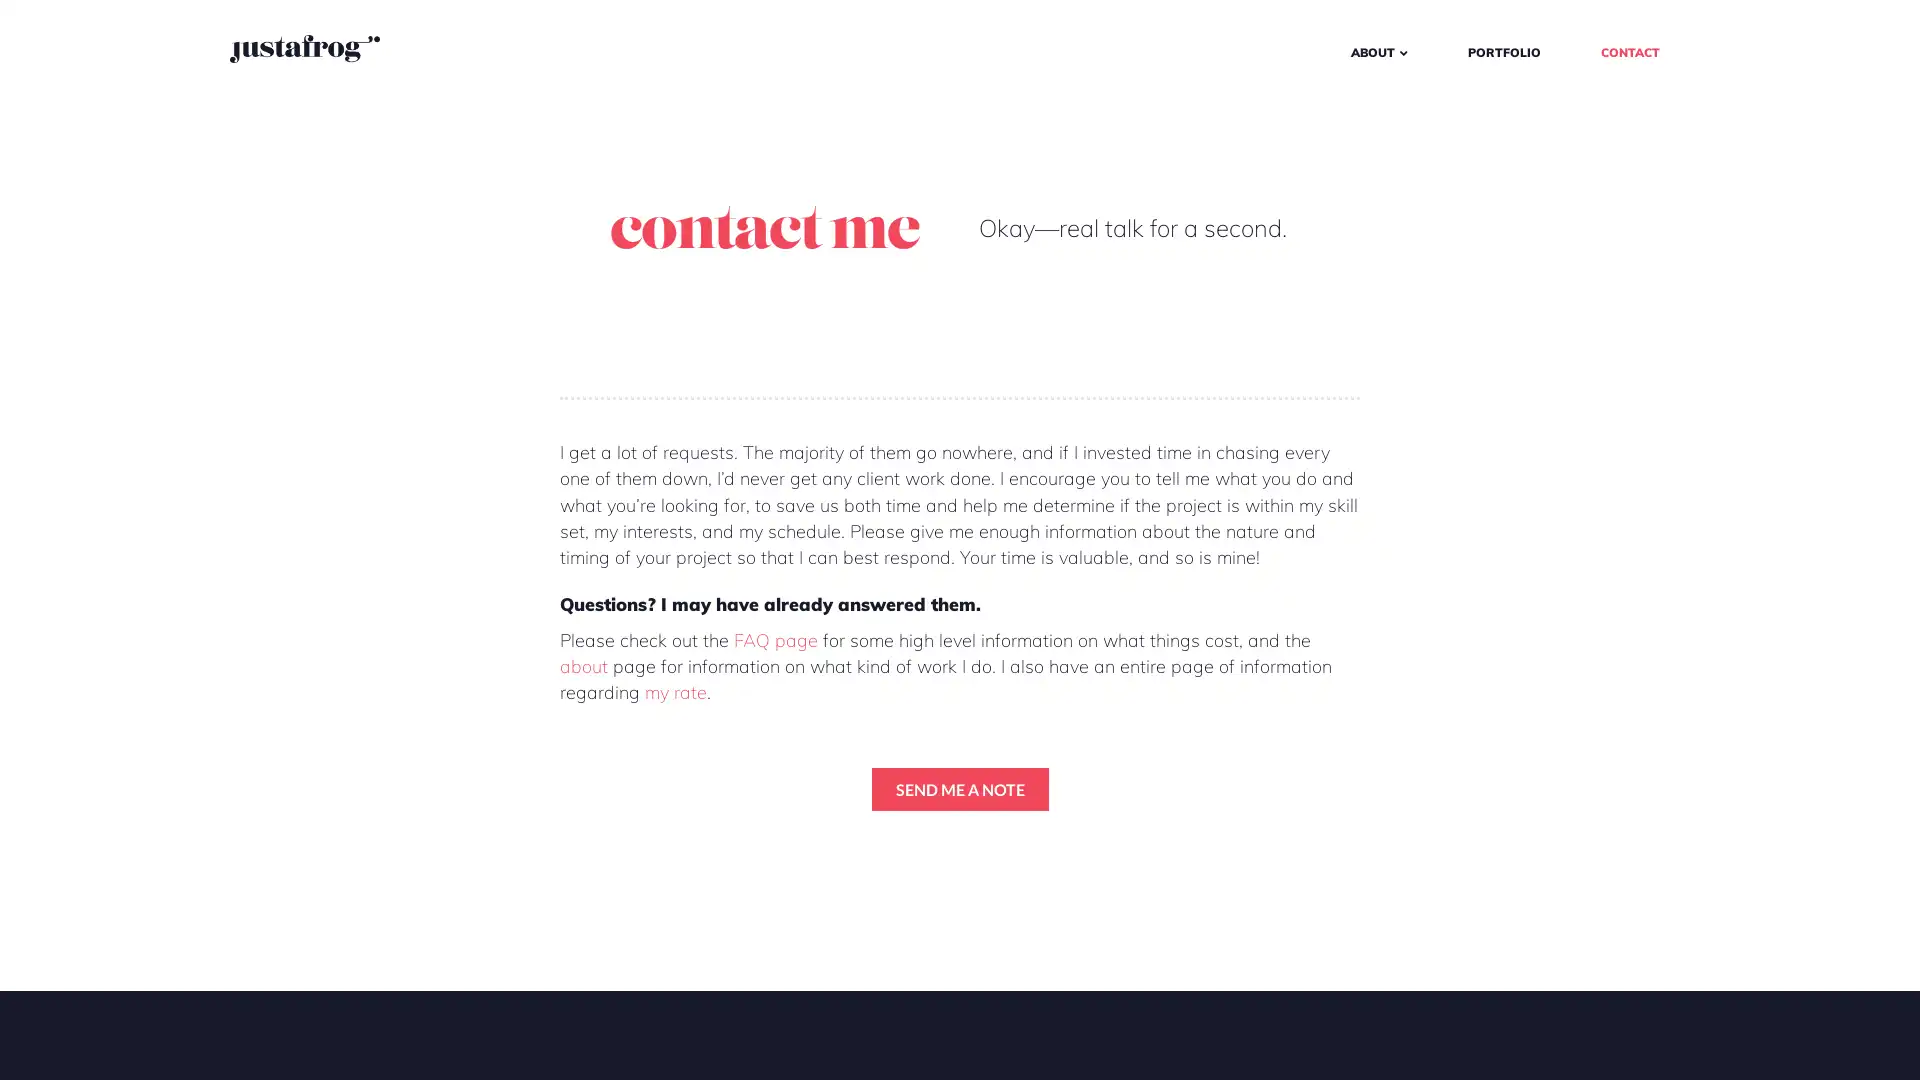 The width and height of the screenshot is (1920, 1080). What do you see at coordinates (958, 787) in the screenshot?
I see `SEND ME A NOTE` at bounding box center [958, 787].